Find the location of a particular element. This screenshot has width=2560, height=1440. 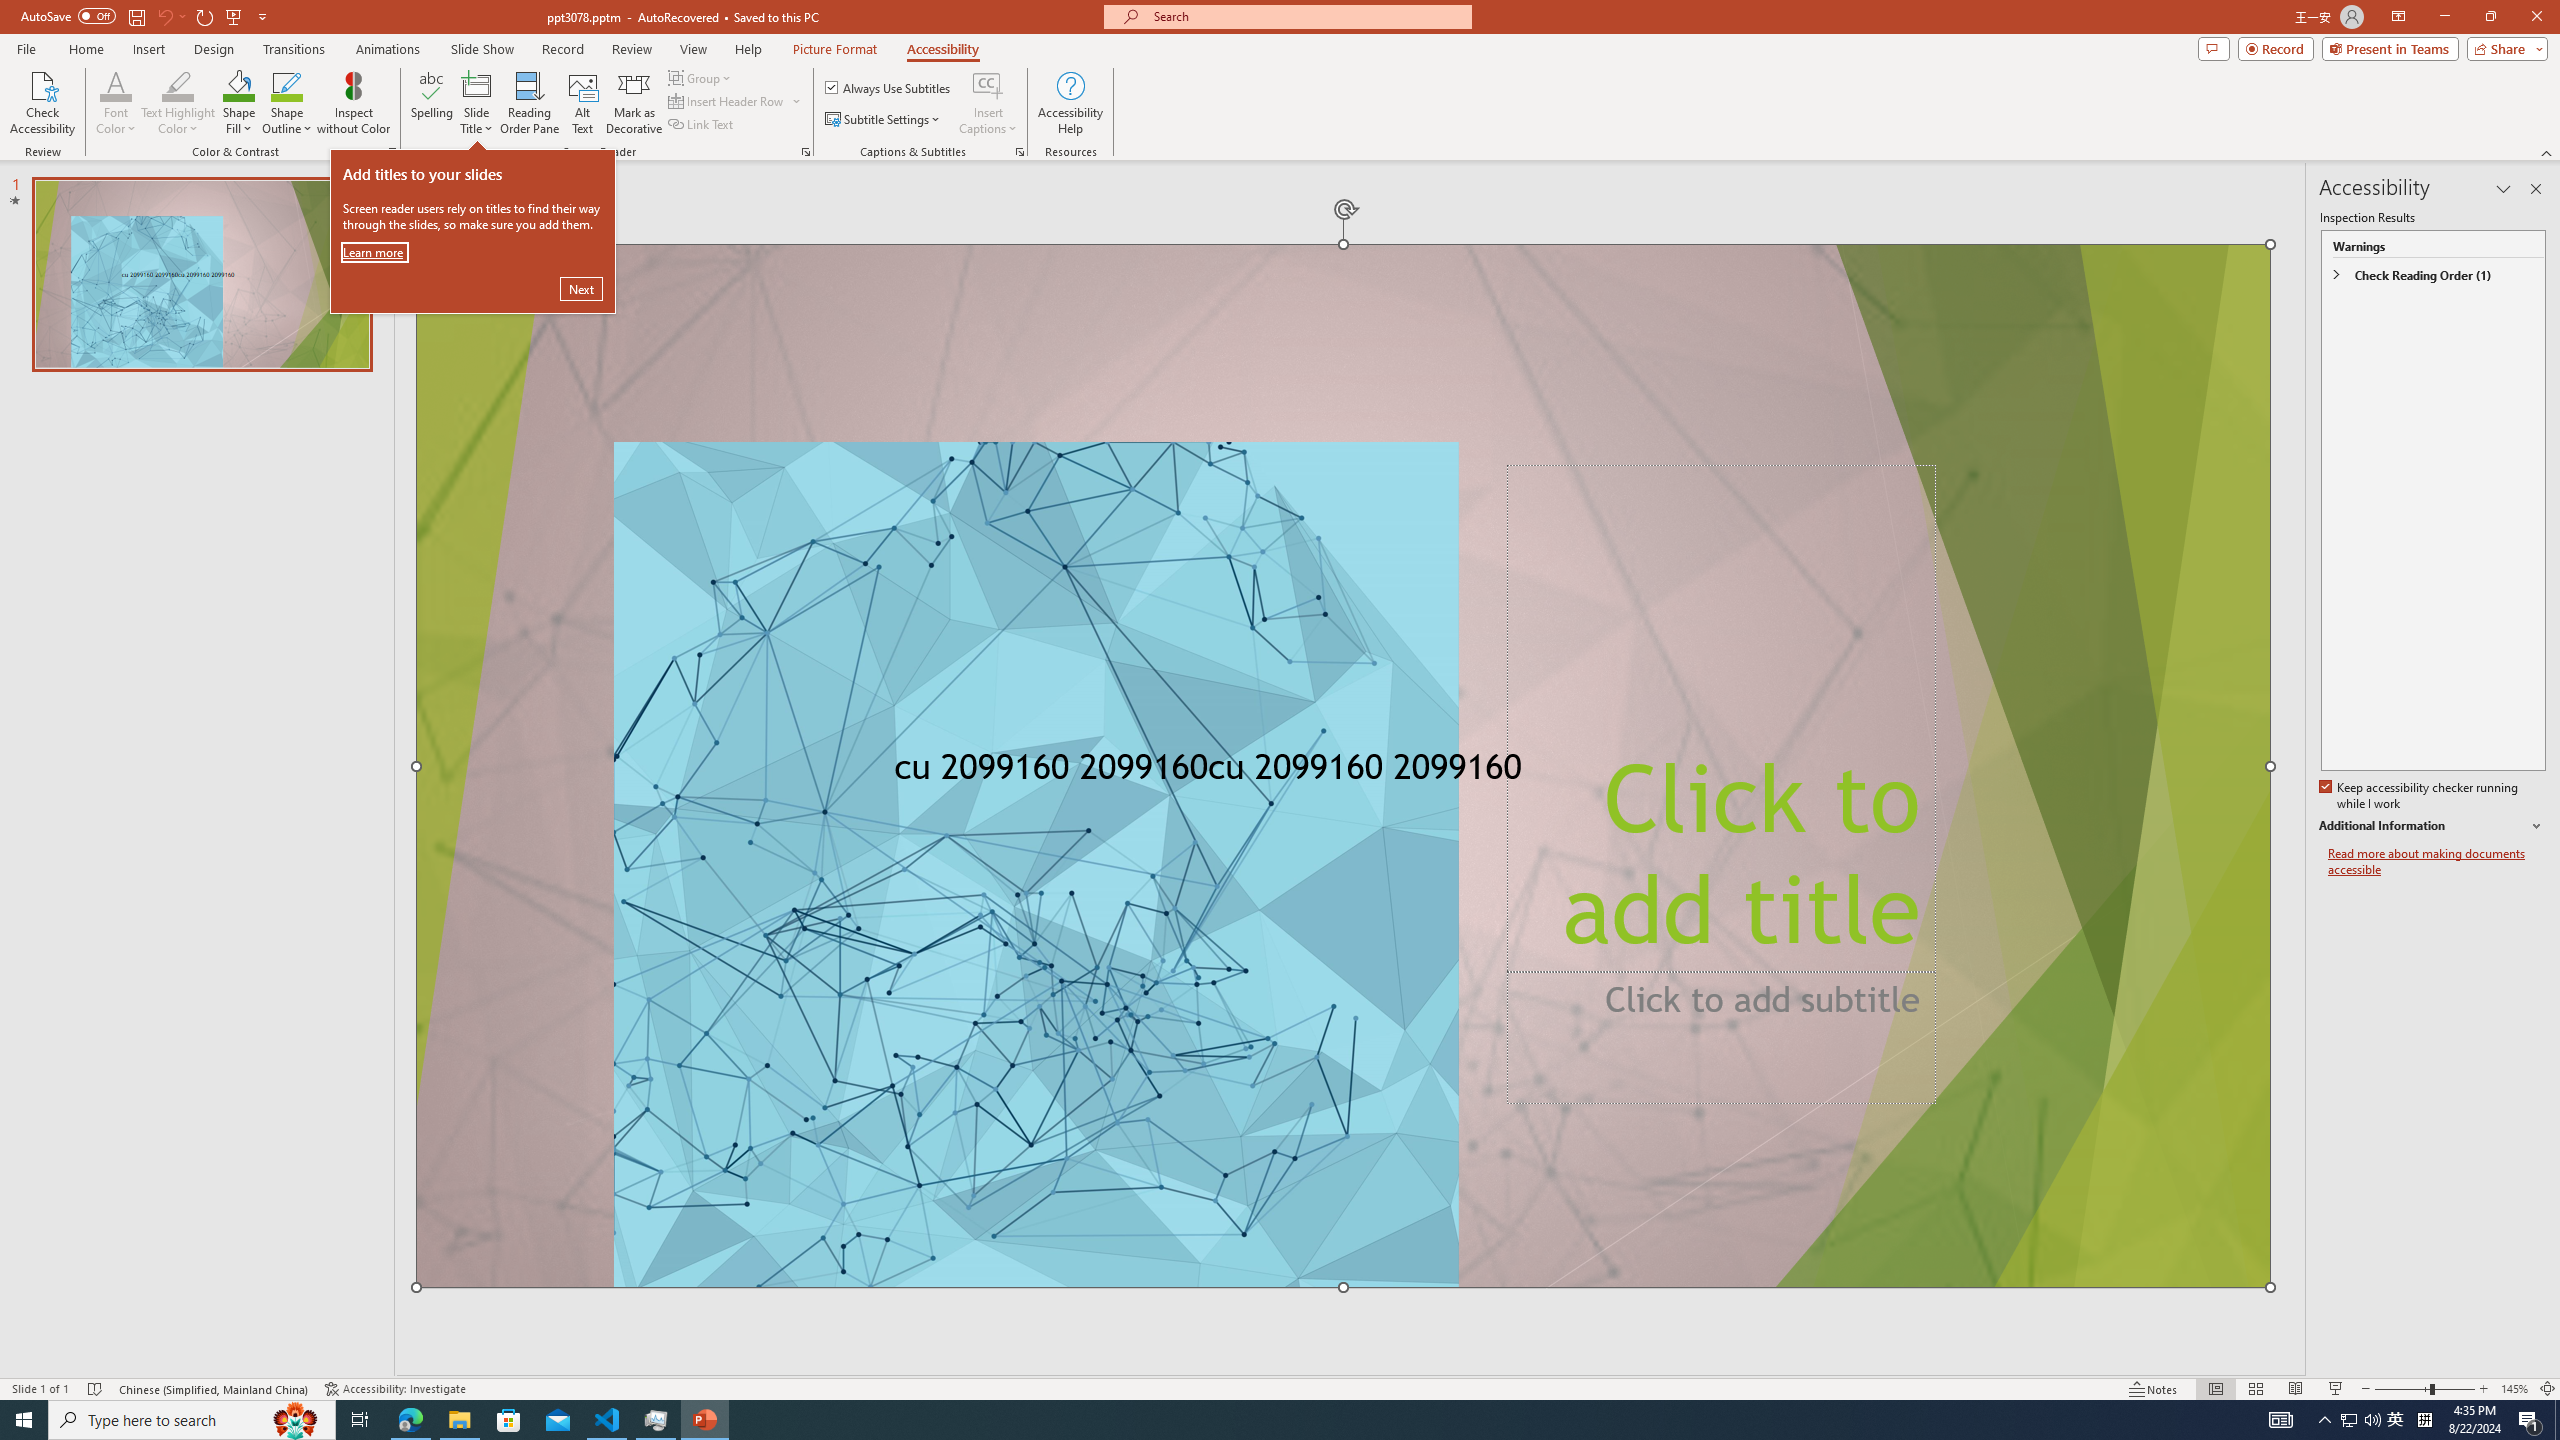

'Slide Title' is located at coordinates (476, 84).